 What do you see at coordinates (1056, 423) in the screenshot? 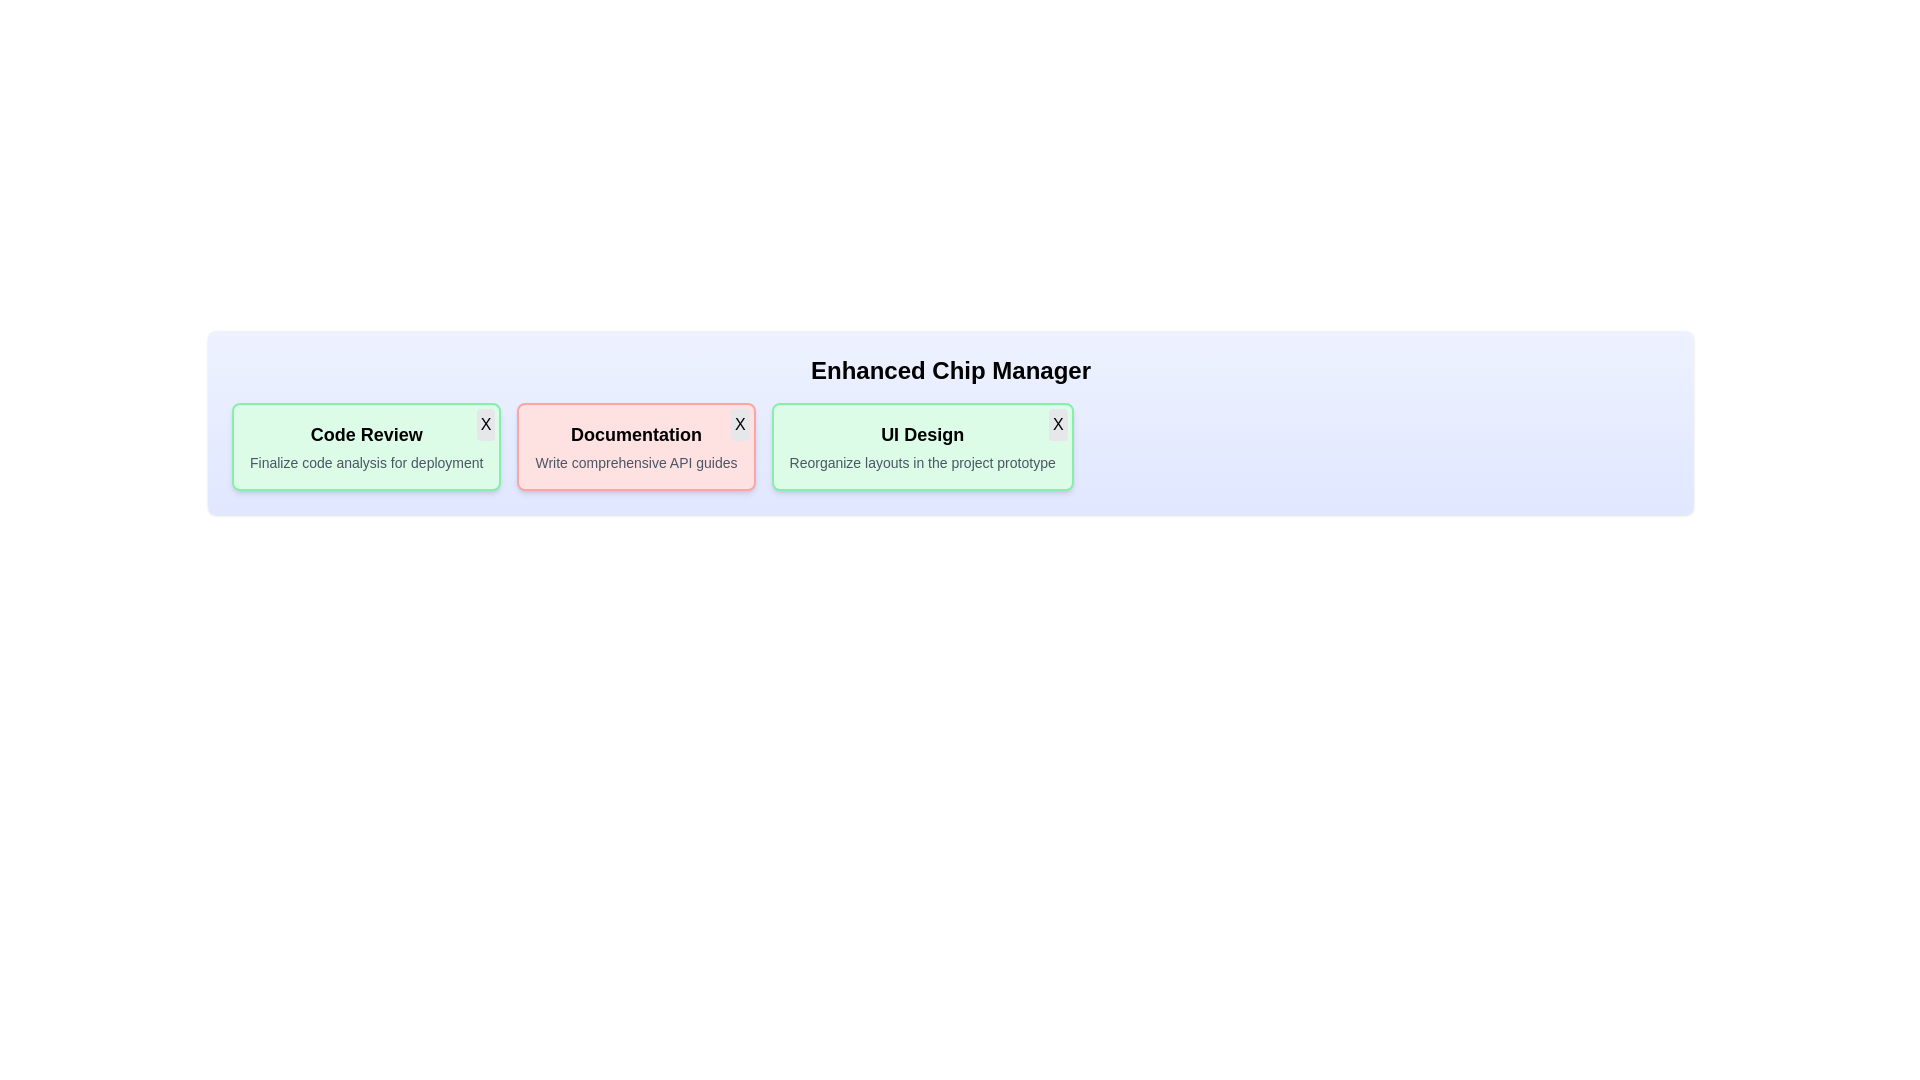
I see `the close button of the chip labeled 'UI Design' to remove it` at bounding box center [1056, 423].